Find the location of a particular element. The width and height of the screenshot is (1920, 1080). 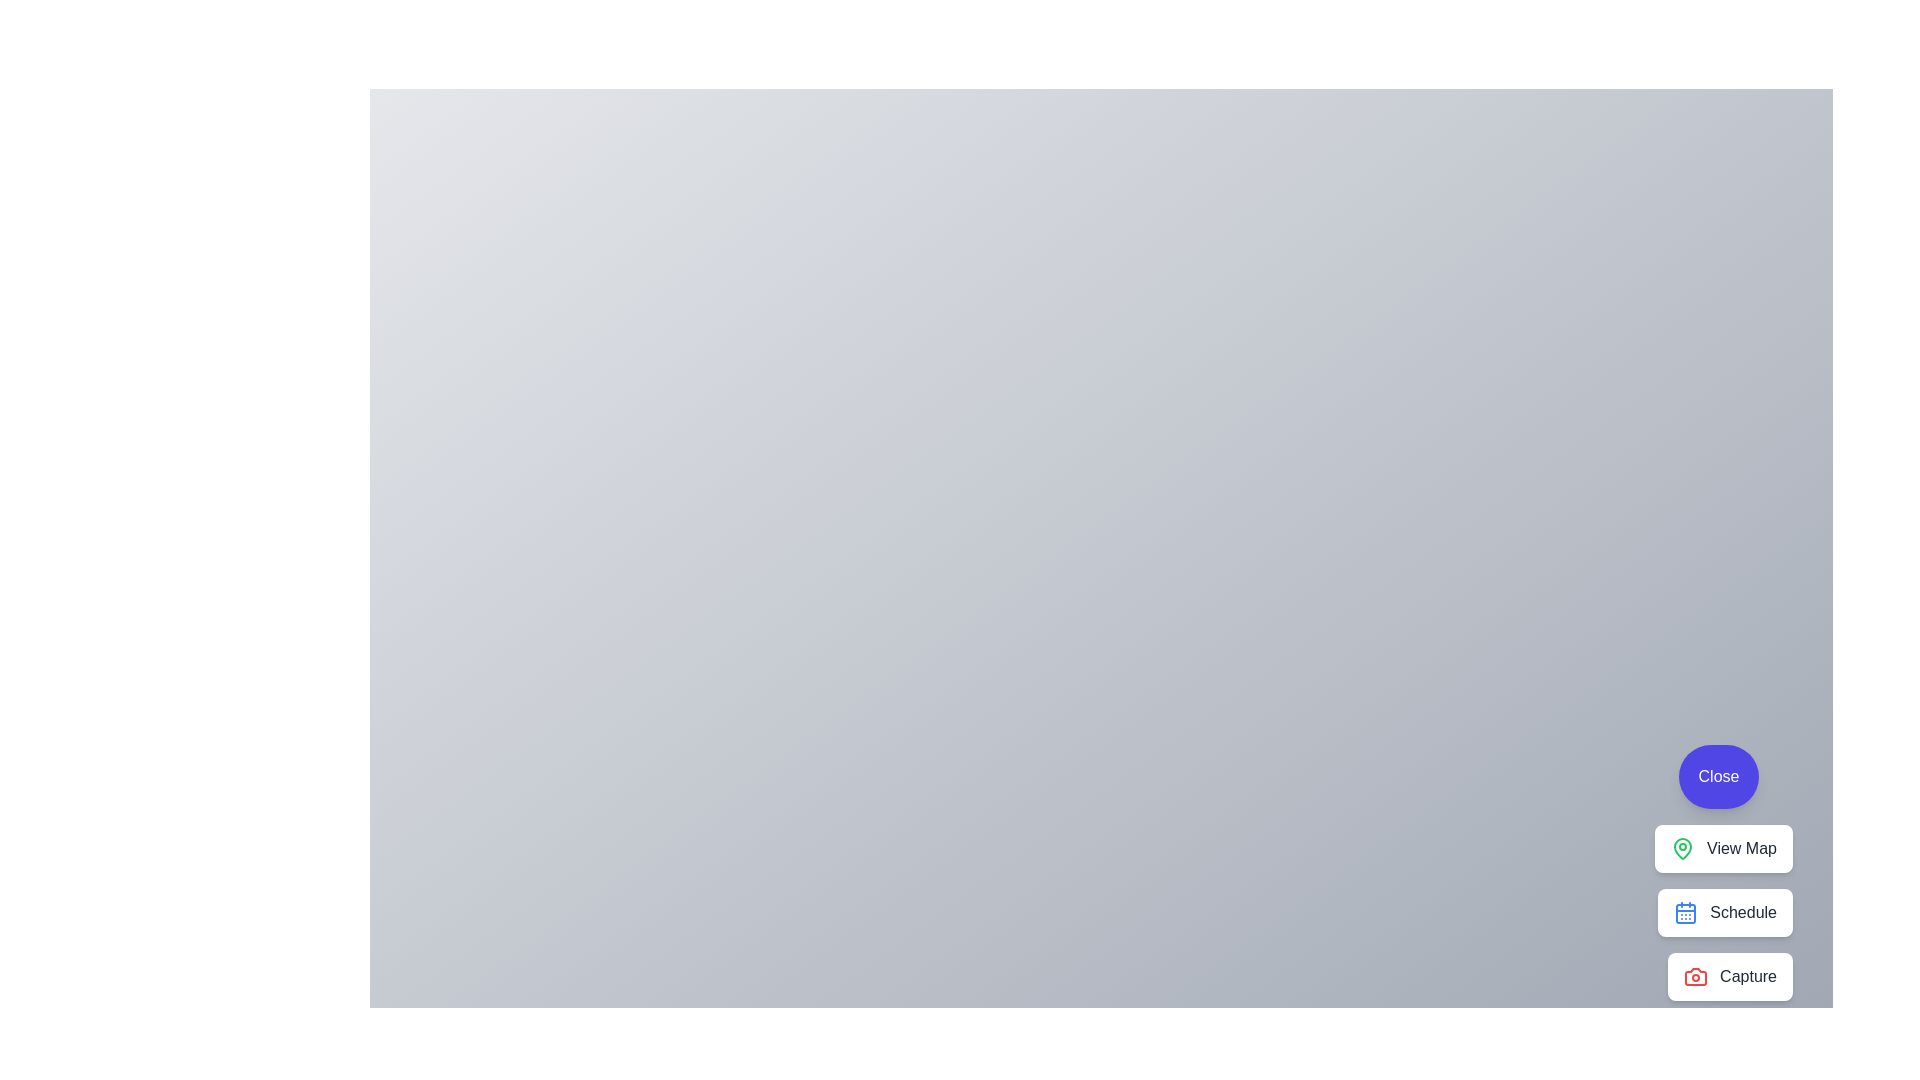

the 'Close' button to toggle the menu visibility is located at coordinates (1717, 775).